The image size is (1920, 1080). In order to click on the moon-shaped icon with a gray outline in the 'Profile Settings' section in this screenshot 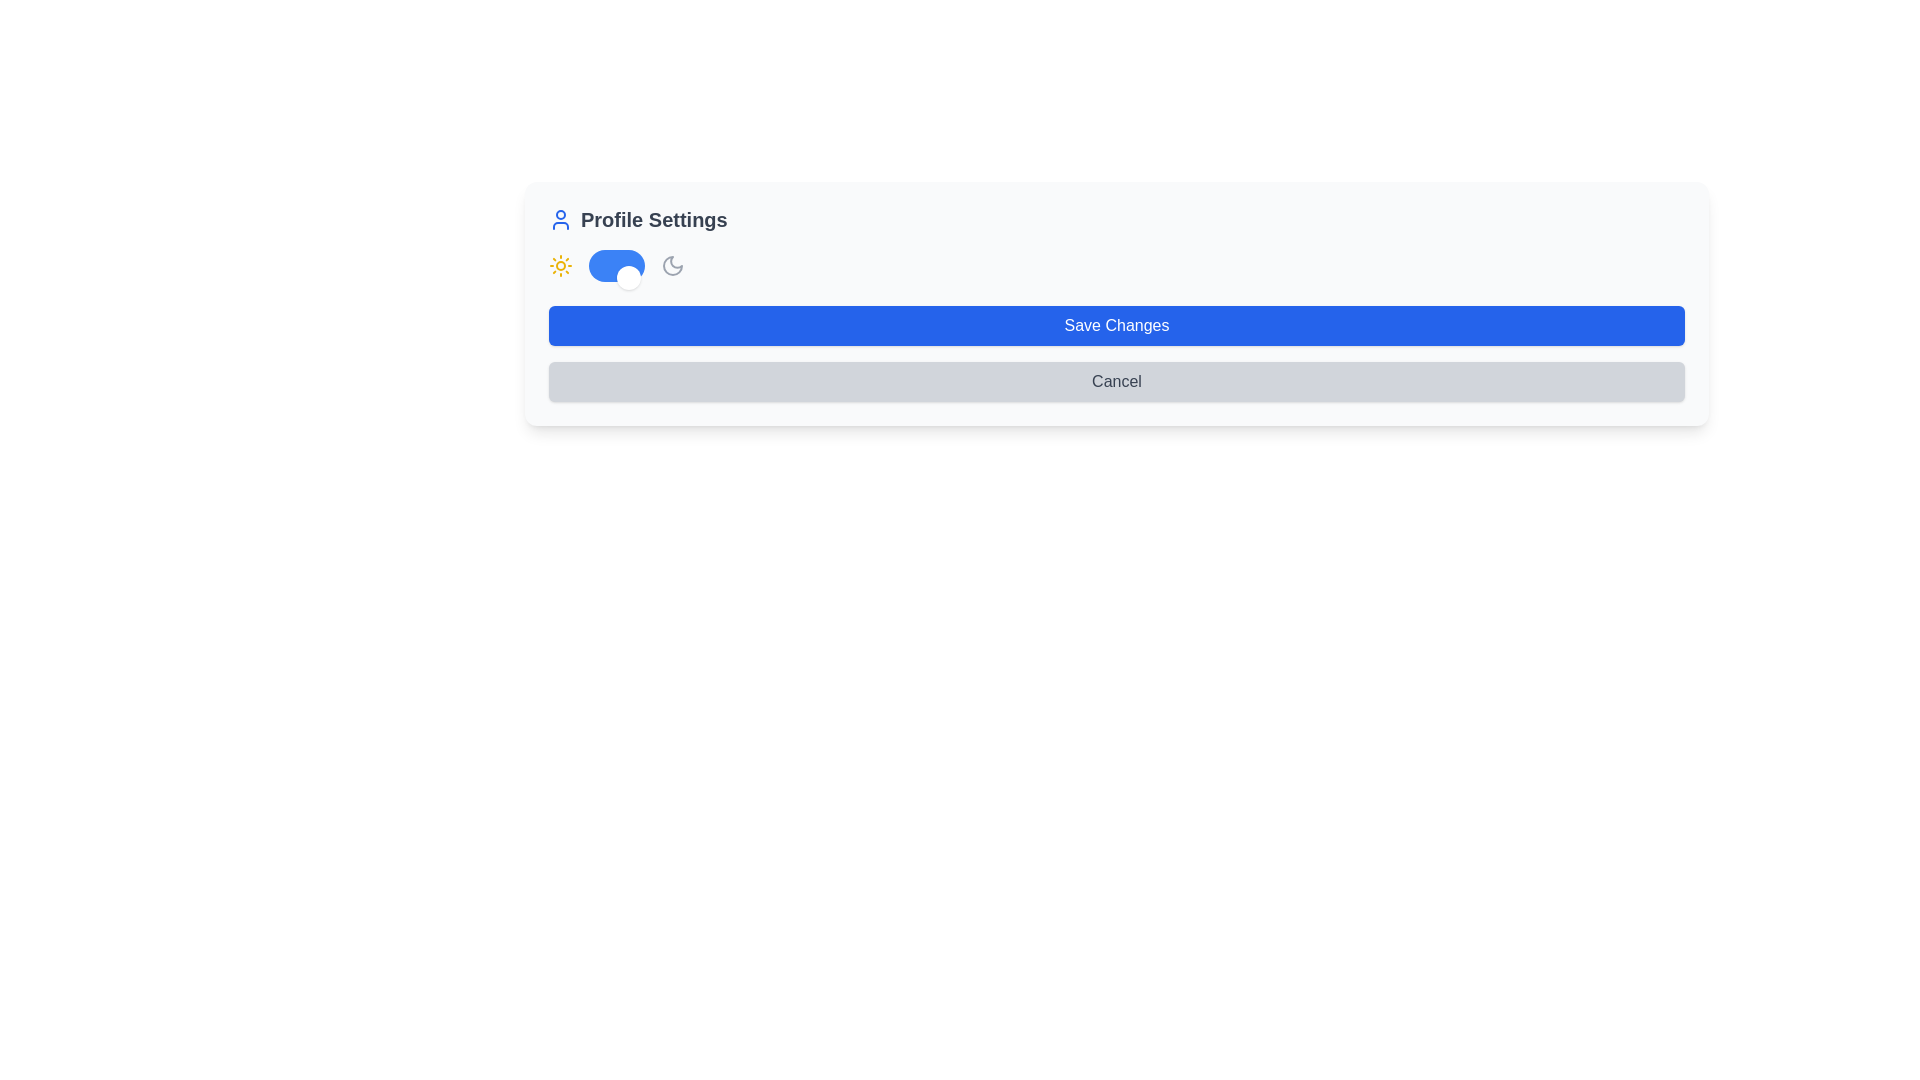, I will do `click(672, 265)`.